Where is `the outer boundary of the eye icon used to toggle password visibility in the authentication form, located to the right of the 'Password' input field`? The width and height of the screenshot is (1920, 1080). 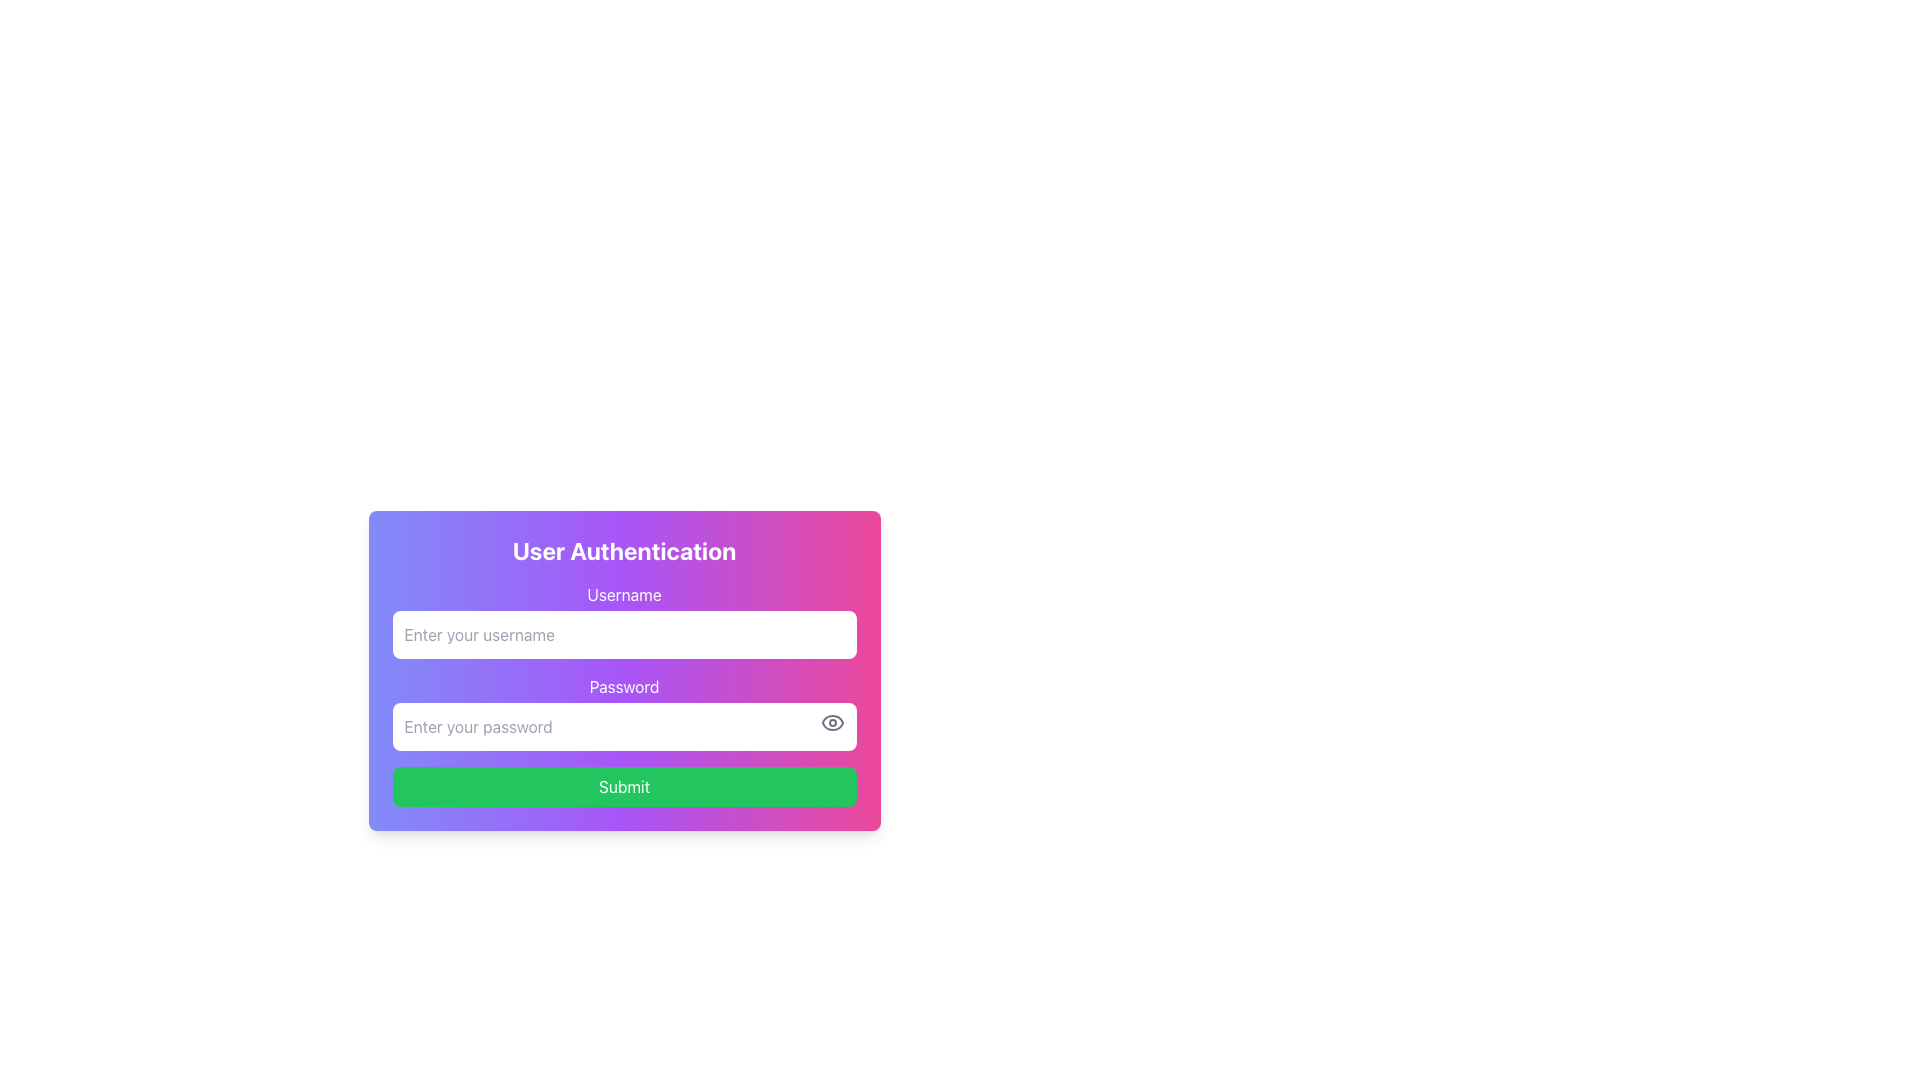 the outer boundary of the eye icon used to toggle password visibility in the authentication form, located to the right of the 'Password' input field is located at coordinates (832, 722).